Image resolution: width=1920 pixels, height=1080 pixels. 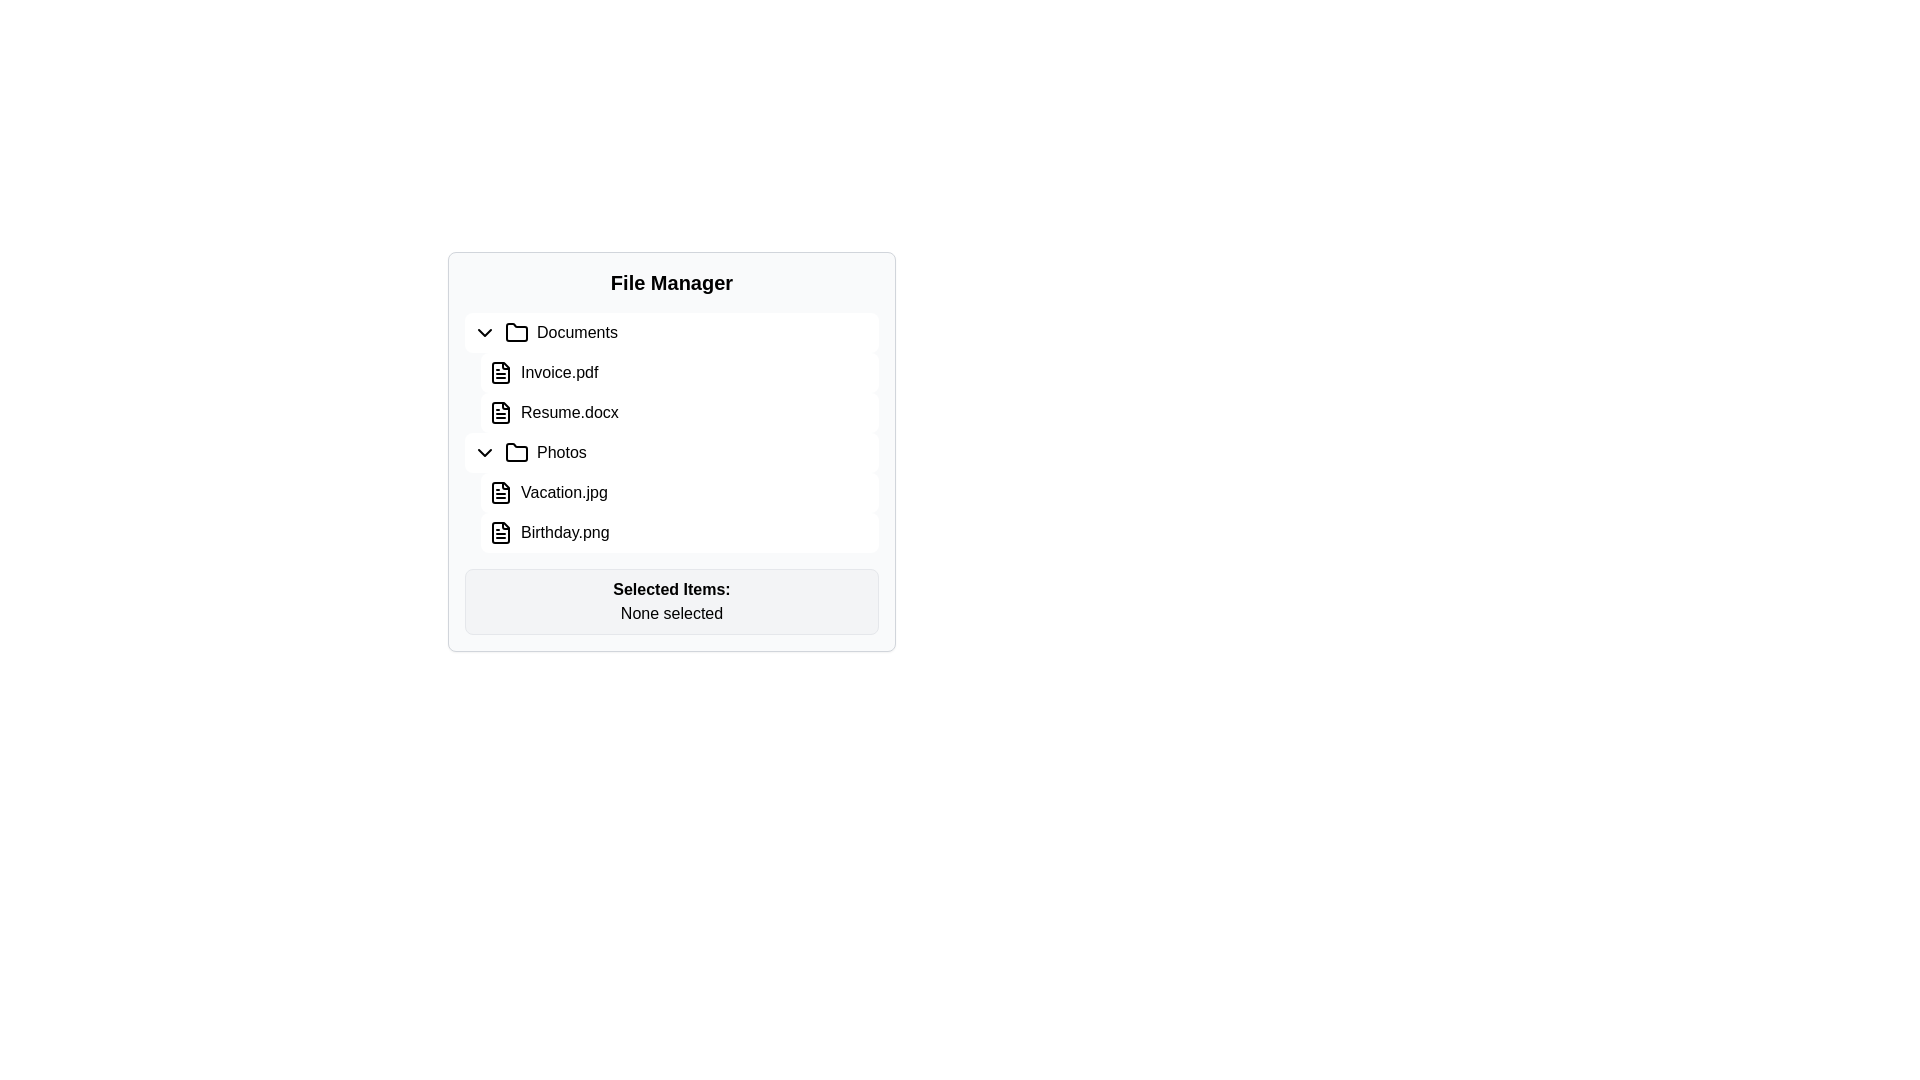 What do you see at coordinates (484, 452) in the screenshot?
I see `the interactive icon (expand/collapse chevron button) located to the left of the 'Photos' folder icon in the file manager interface` at bounding box center [484, 452].